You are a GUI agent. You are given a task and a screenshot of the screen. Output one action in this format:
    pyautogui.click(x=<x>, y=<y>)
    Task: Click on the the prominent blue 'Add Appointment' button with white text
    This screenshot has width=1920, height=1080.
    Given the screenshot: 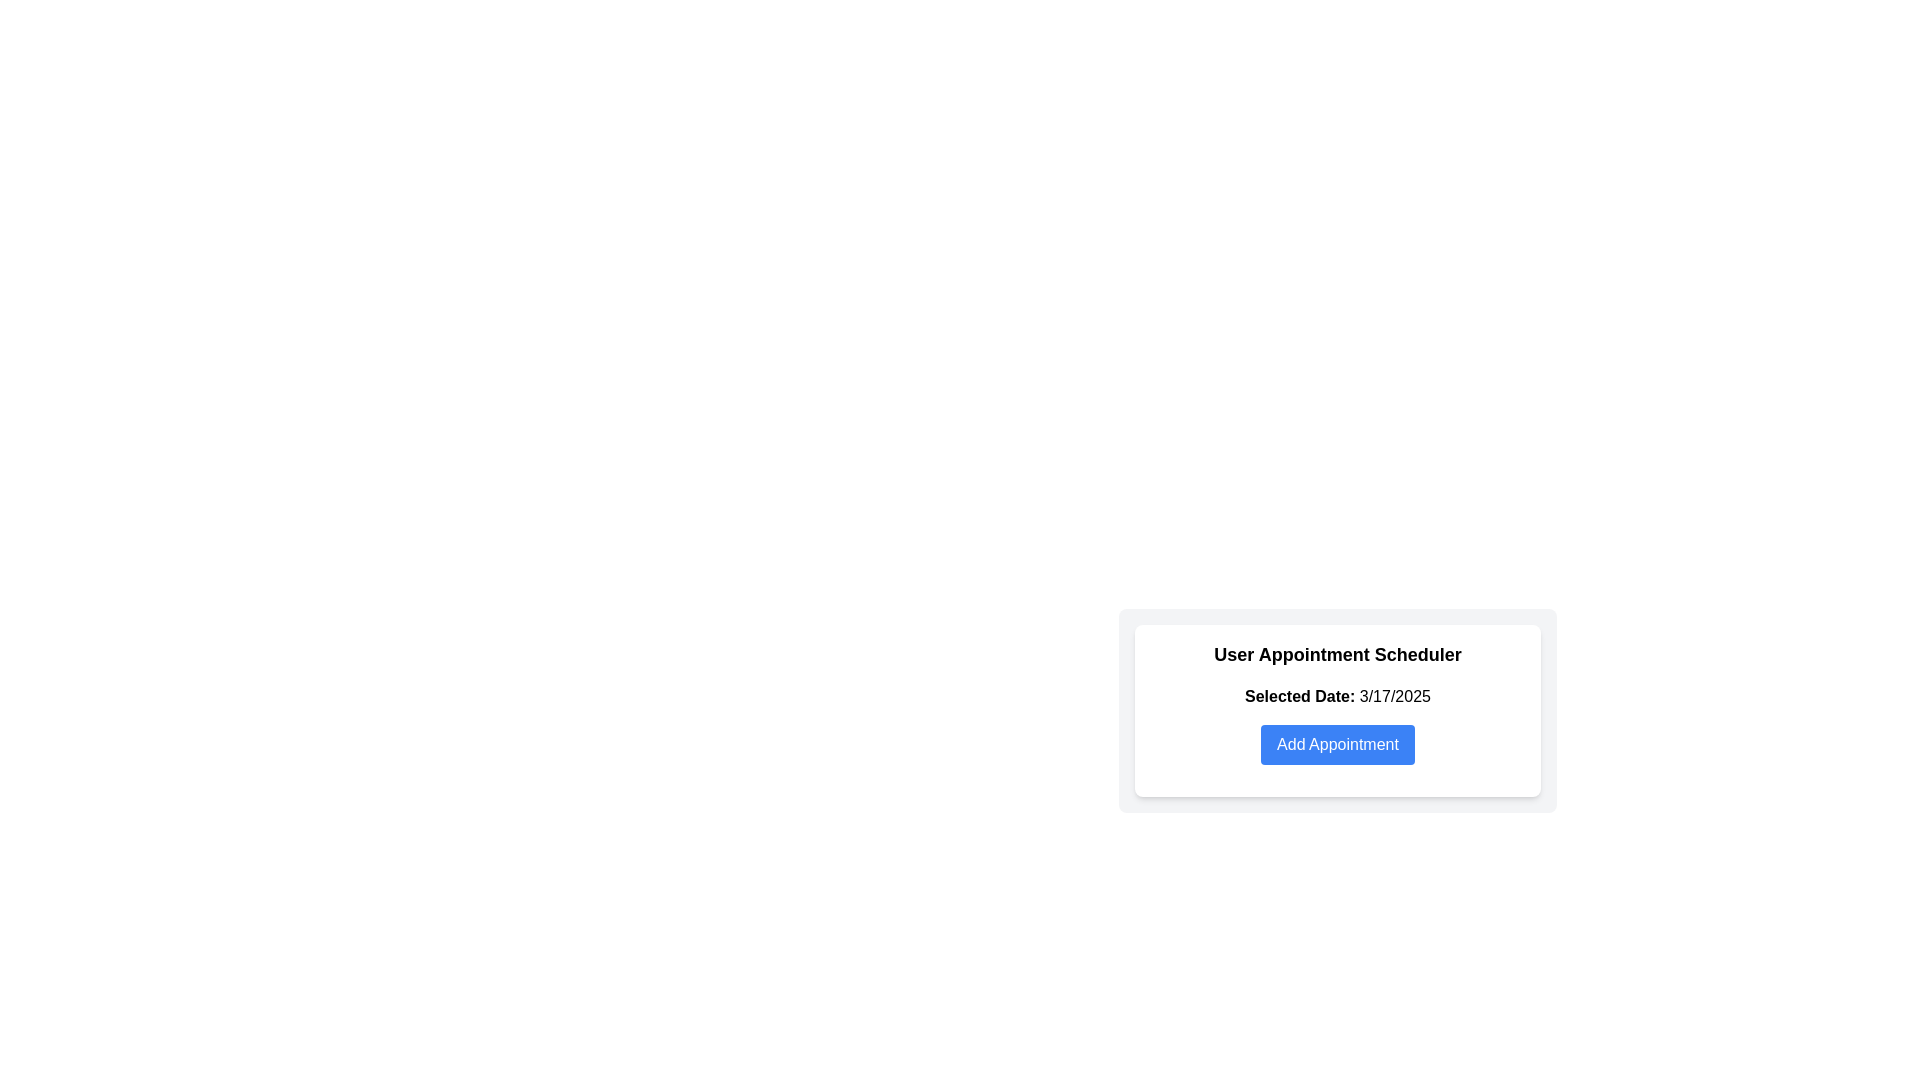 What is the action you would take?
    pyautogui.click(x=1338, y=744)
    